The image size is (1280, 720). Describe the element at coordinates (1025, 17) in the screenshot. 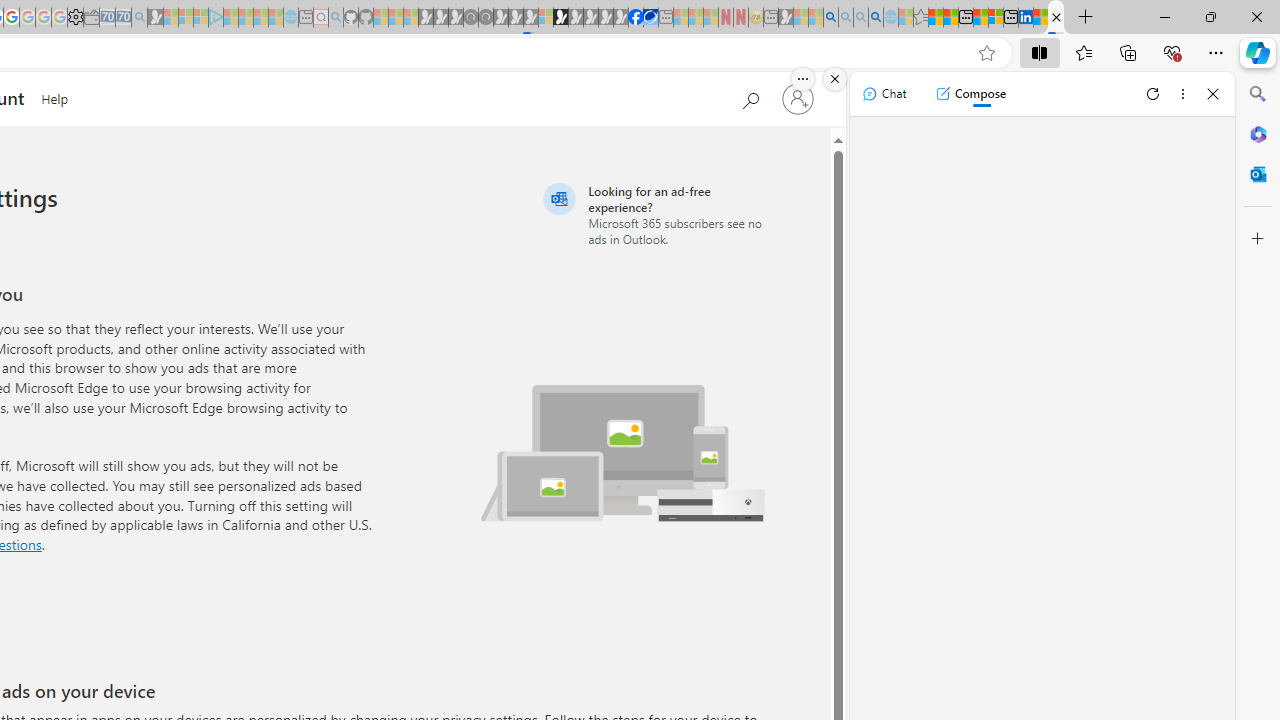

I see `'LinkedIn'` at that location.